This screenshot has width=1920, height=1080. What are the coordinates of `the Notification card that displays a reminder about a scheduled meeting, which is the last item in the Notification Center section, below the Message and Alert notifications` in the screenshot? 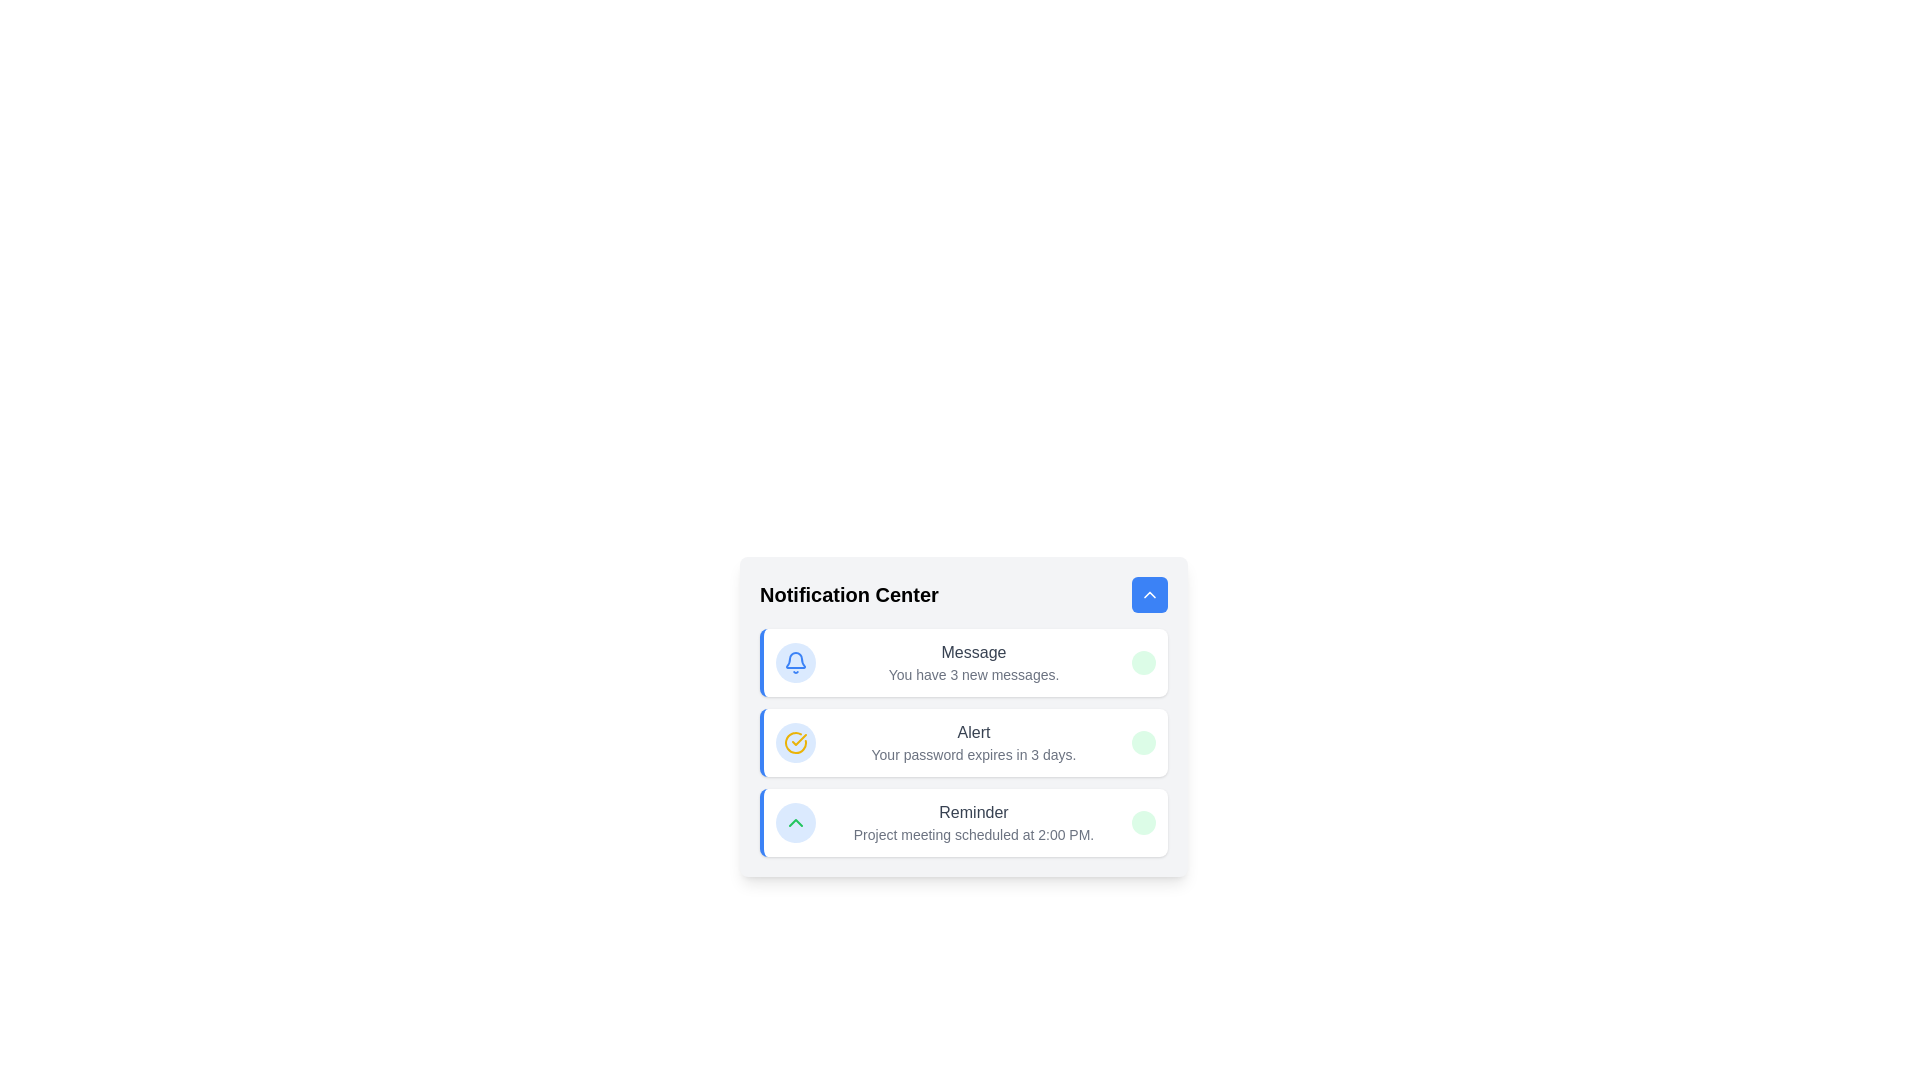 It's located at (964, 822).